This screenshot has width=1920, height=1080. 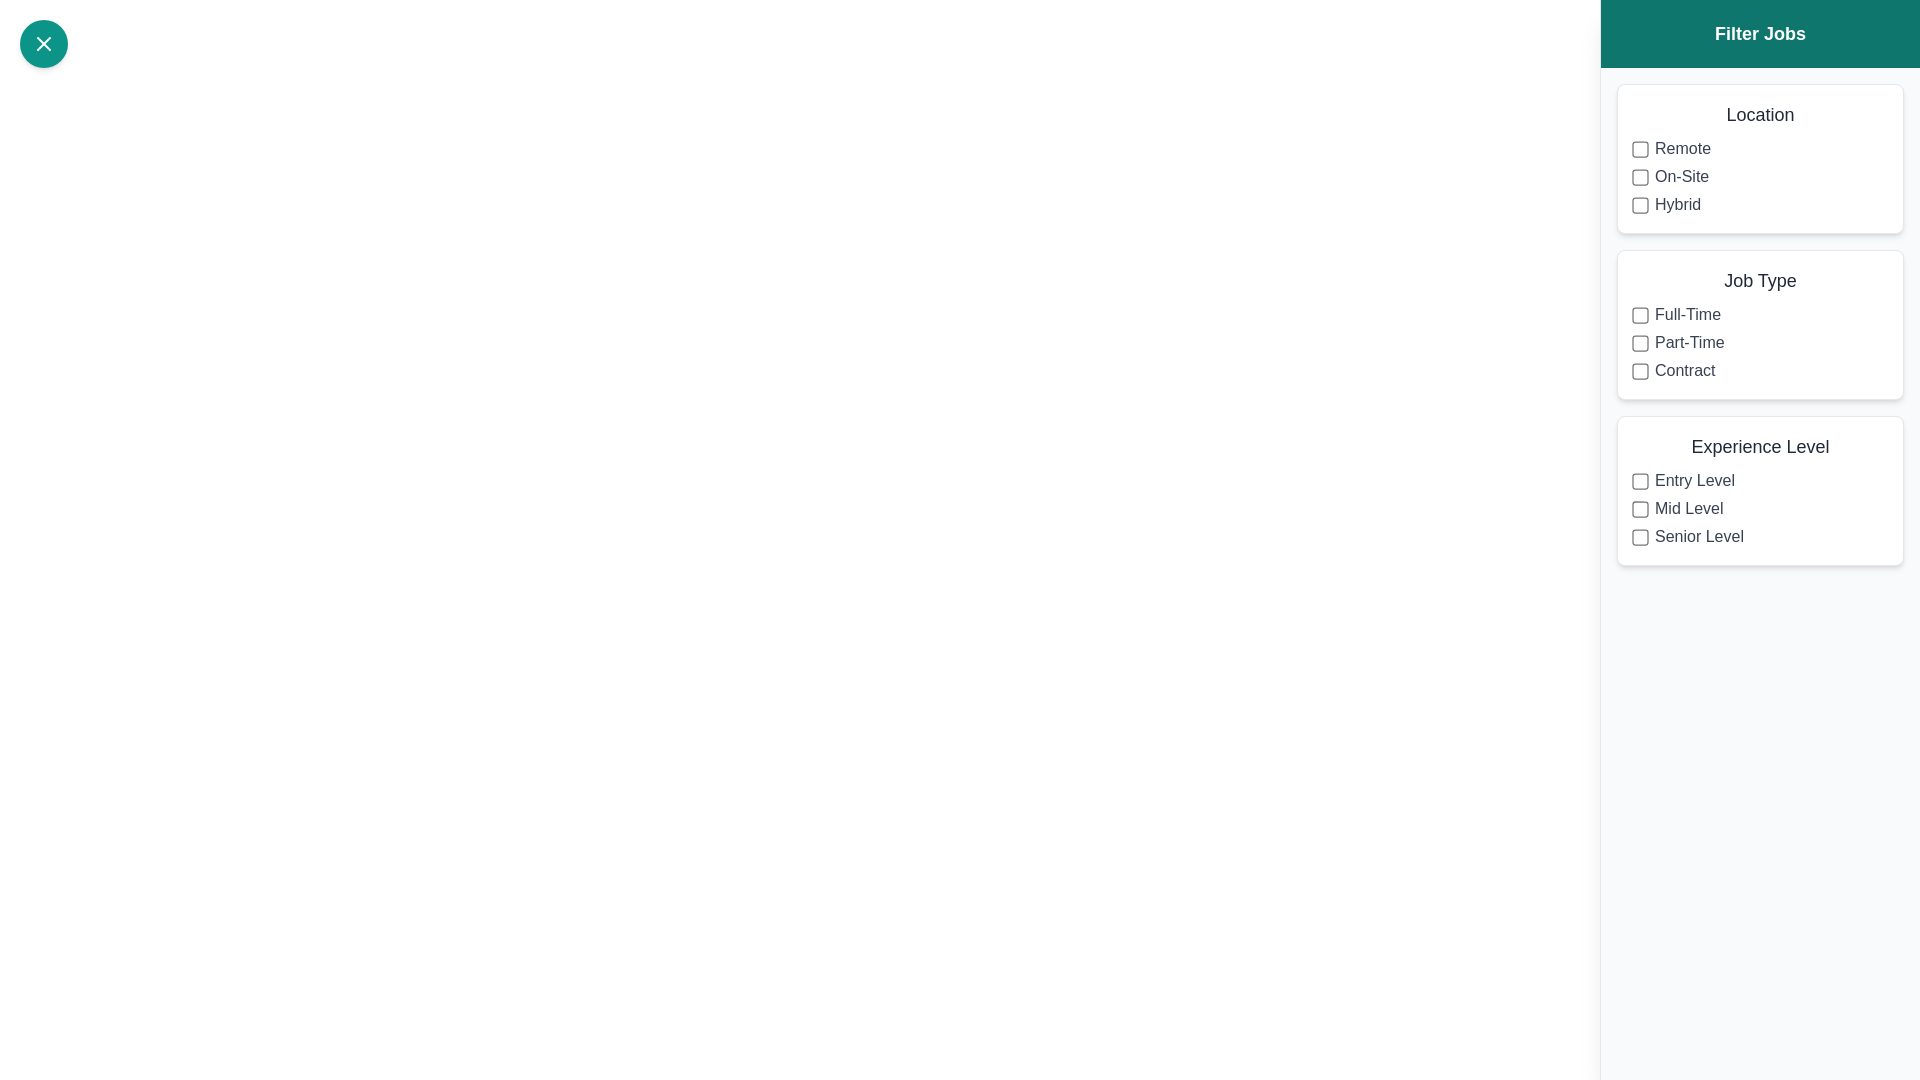 What do you see at coordinates (43, 43) in the screenshot?
I see `the toggle button at the top-left corner to toggle the drawer open or closed` at bounding box center [43, 43].